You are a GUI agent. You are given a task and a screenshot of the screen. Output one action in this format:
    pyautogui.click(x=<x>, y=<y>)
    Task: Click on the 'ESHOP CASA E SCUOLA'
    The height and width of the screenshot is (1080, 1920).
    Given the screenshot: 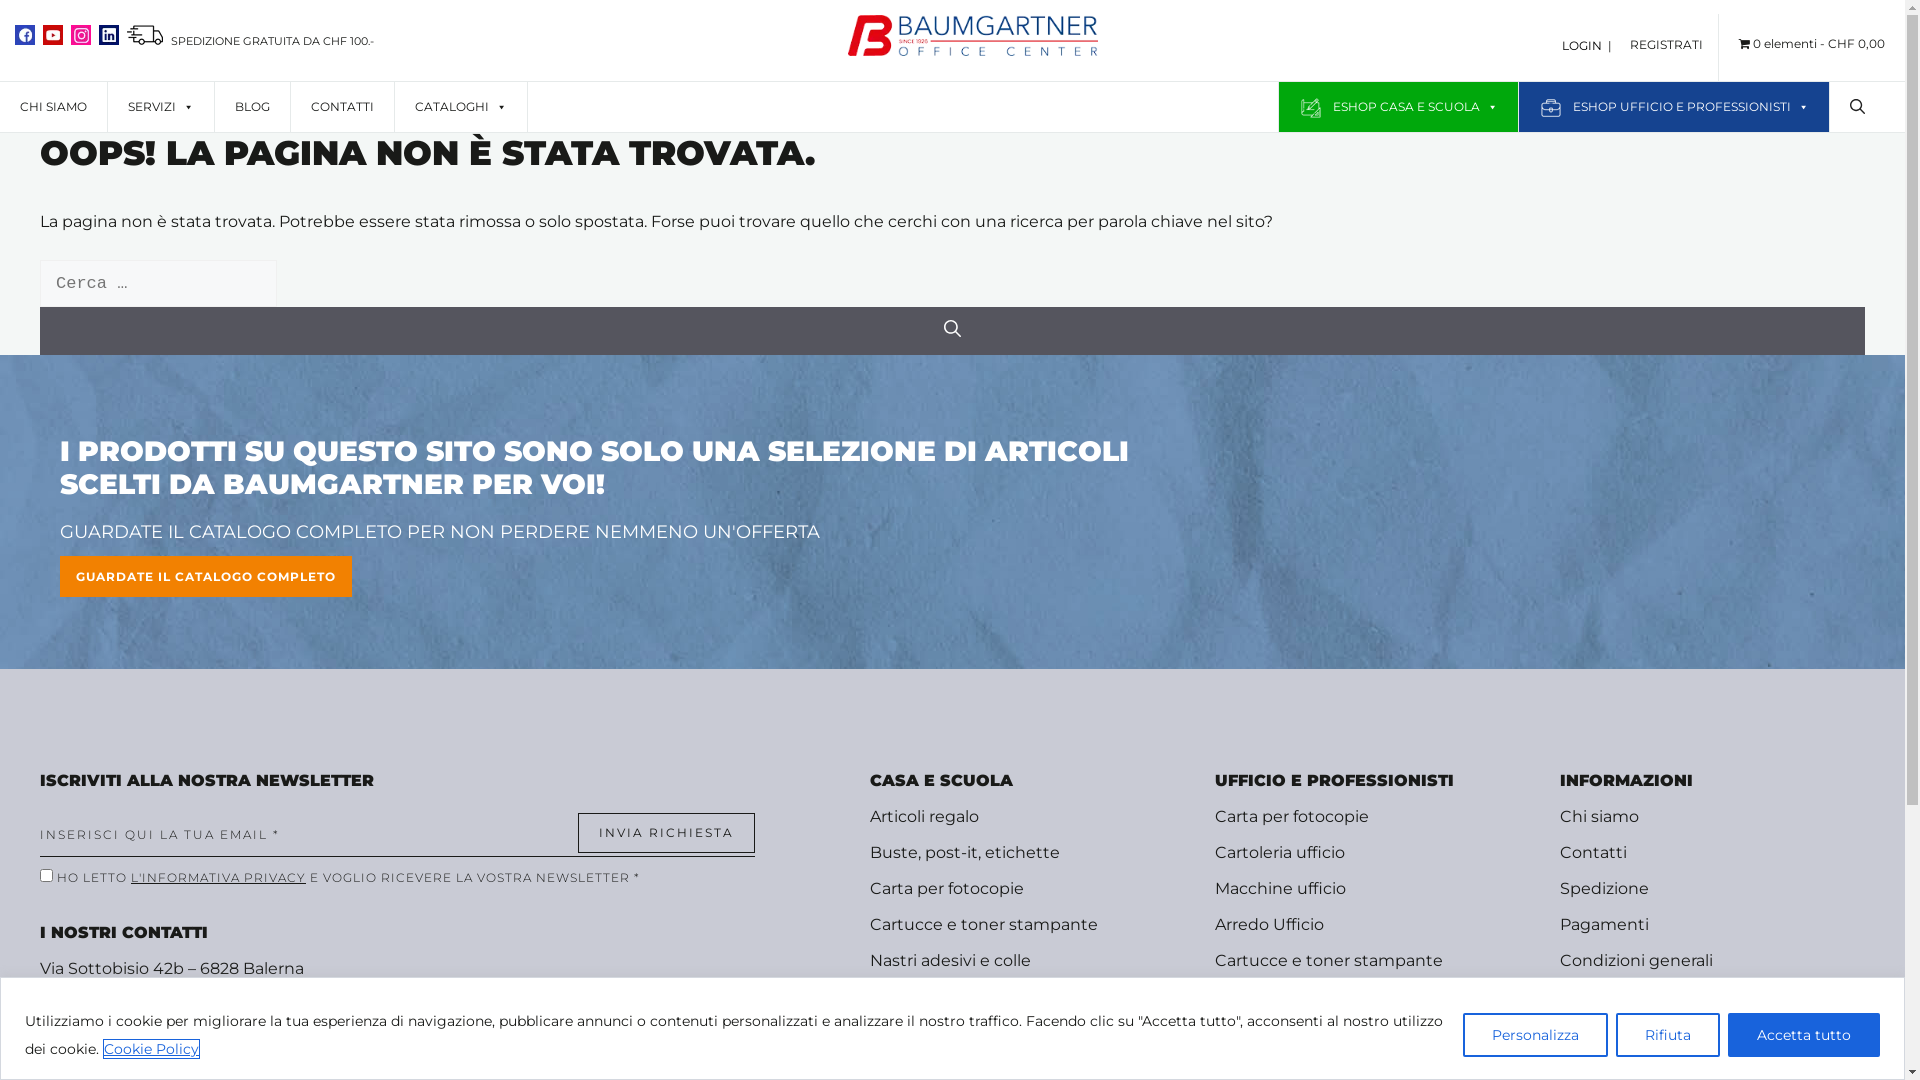 What is the action you would take?
    pyautogui.click(x=1397, y=107)
    